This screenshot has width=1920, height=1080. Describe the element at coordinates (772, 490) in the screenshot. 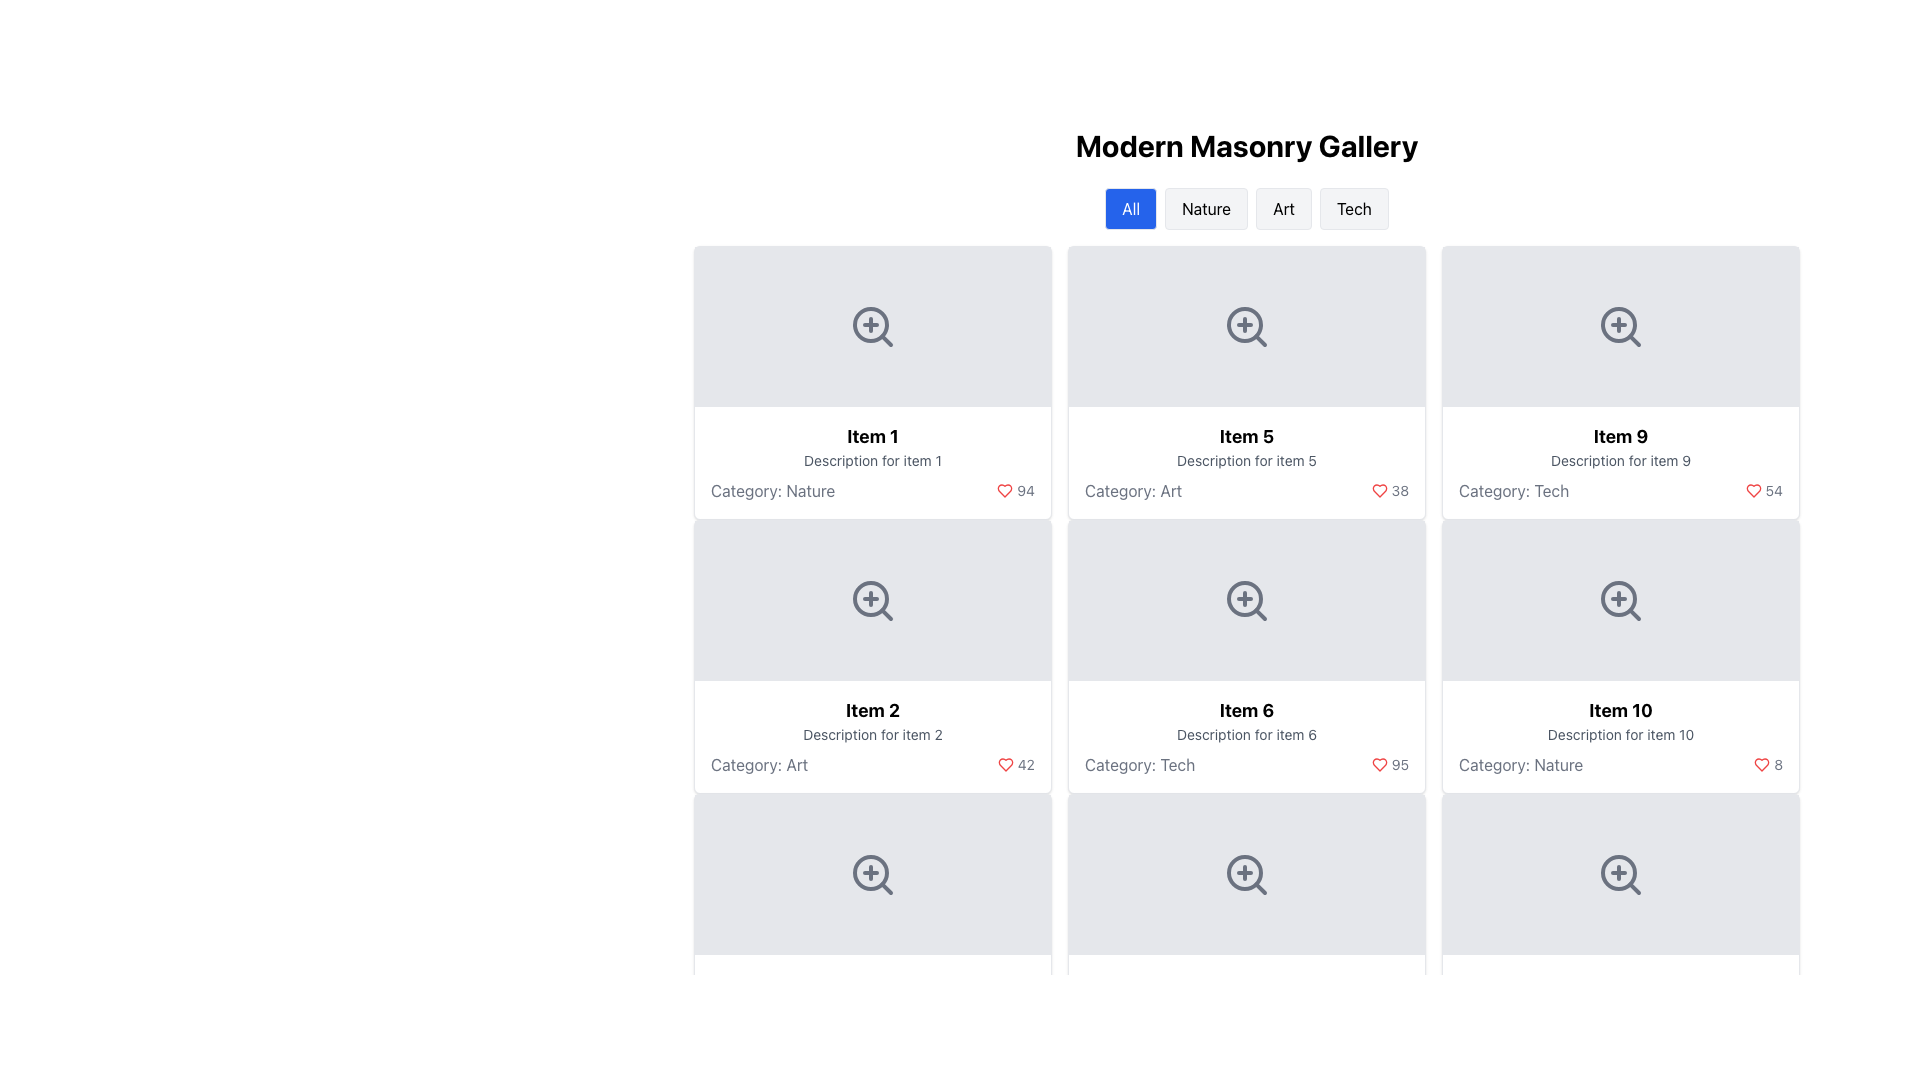

I see `the Static Text Label that describes the category of the item in the first card of the first column in the grid` at that location.